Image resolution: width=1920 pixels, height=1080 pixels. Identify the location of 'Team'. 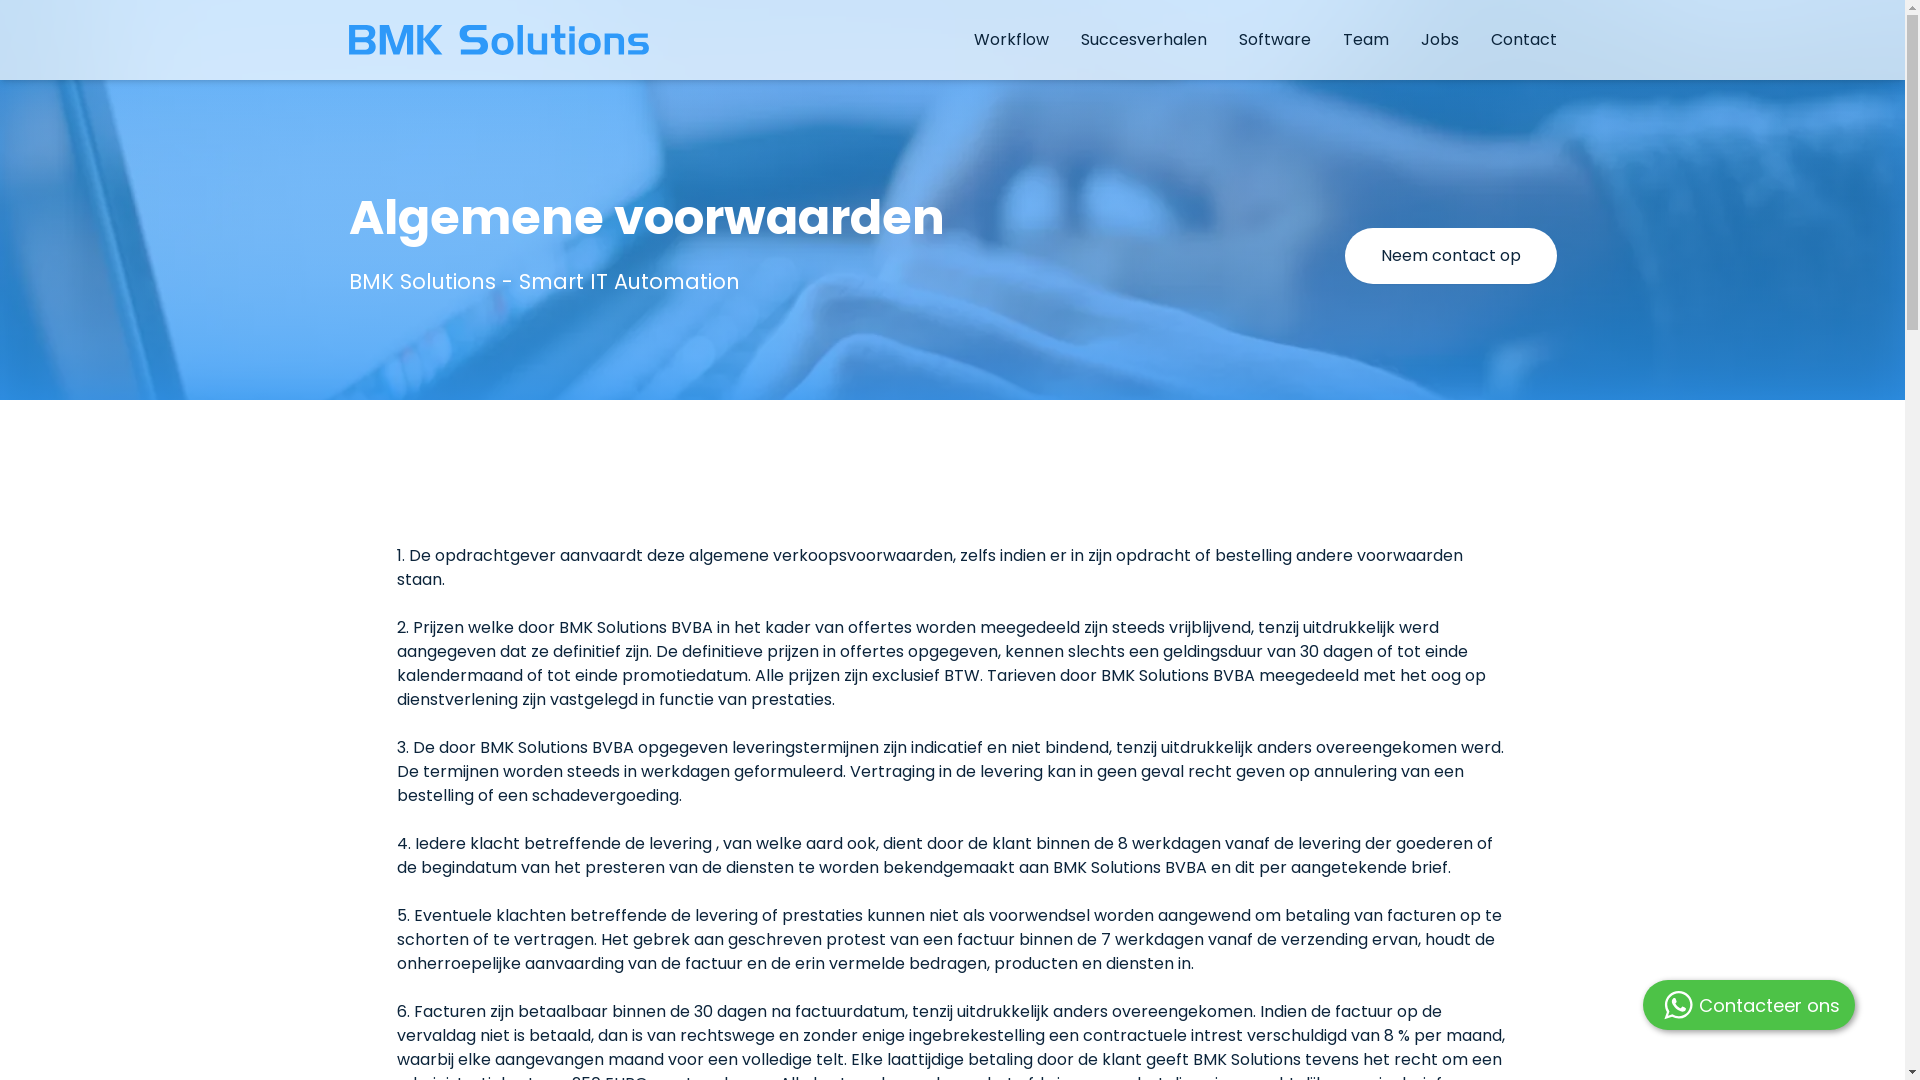
(1363, 39).